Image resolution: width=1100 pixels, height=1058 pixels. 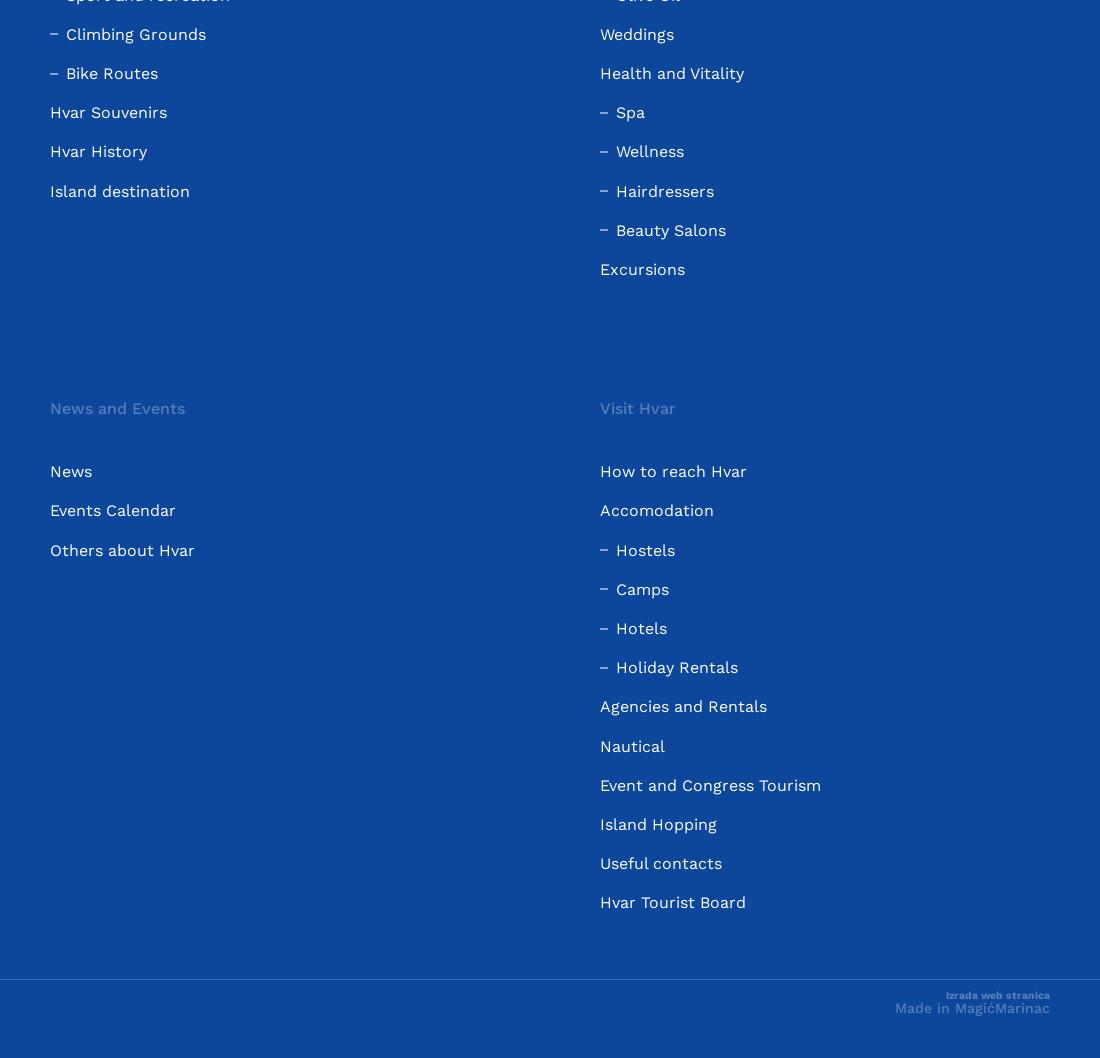 I want to click on 'Climbing Grounds', so click(x=65, y=33).